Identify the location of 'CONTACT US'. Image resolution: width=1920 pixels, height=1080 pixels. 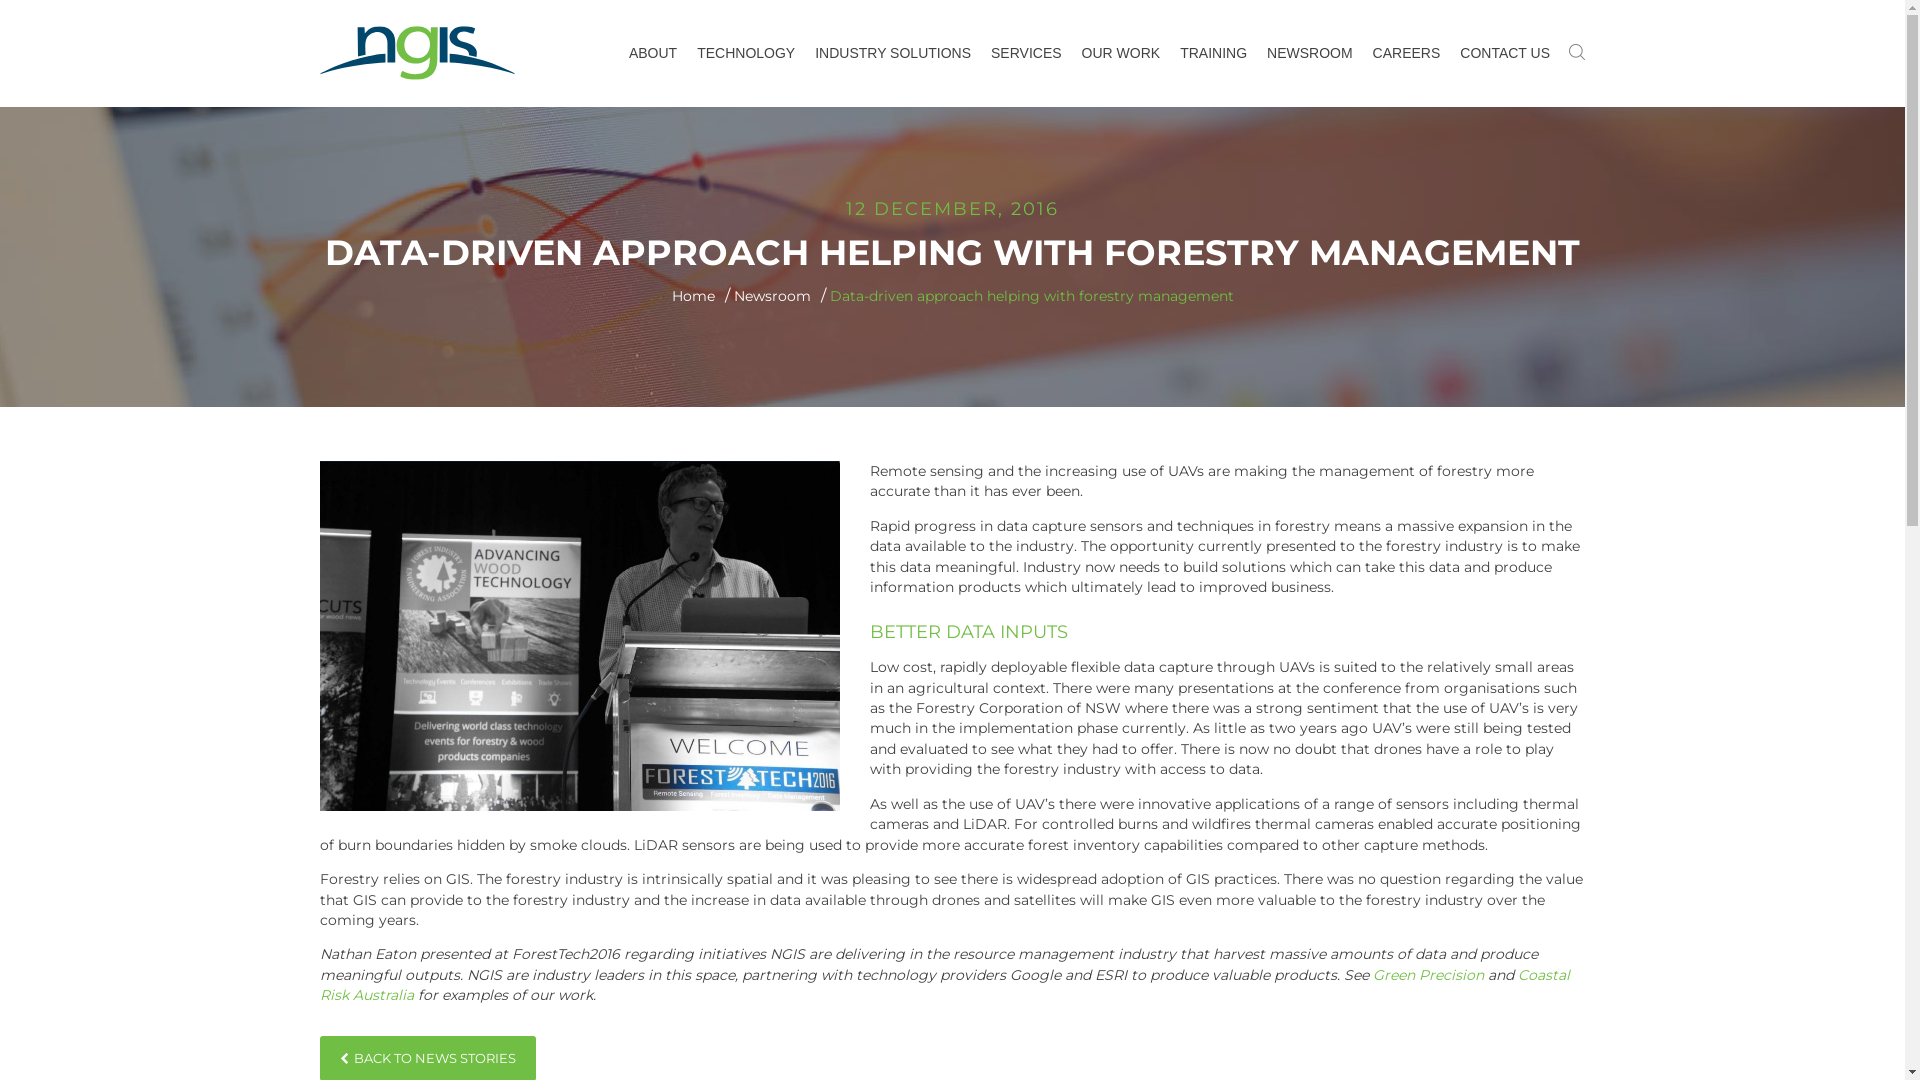
(1505, 52).